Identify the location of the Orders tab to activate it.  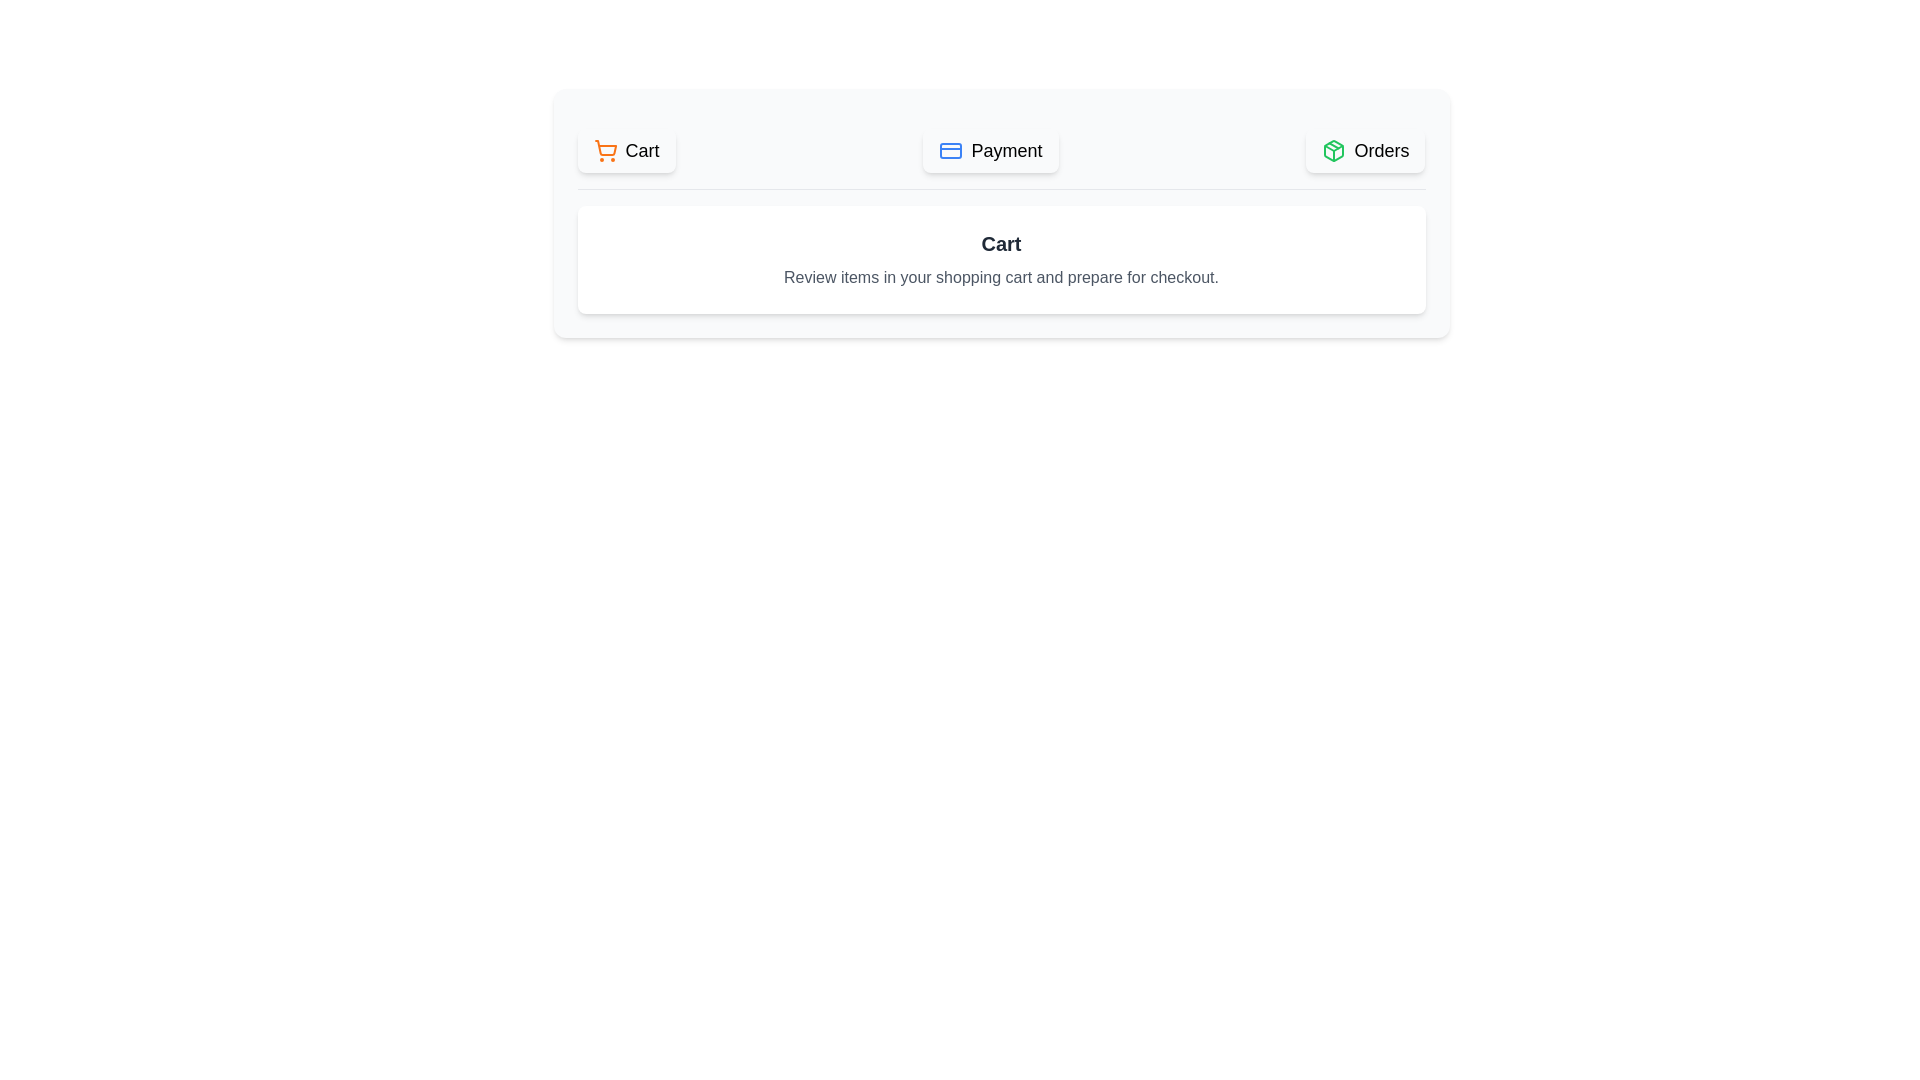
(1365, 149).